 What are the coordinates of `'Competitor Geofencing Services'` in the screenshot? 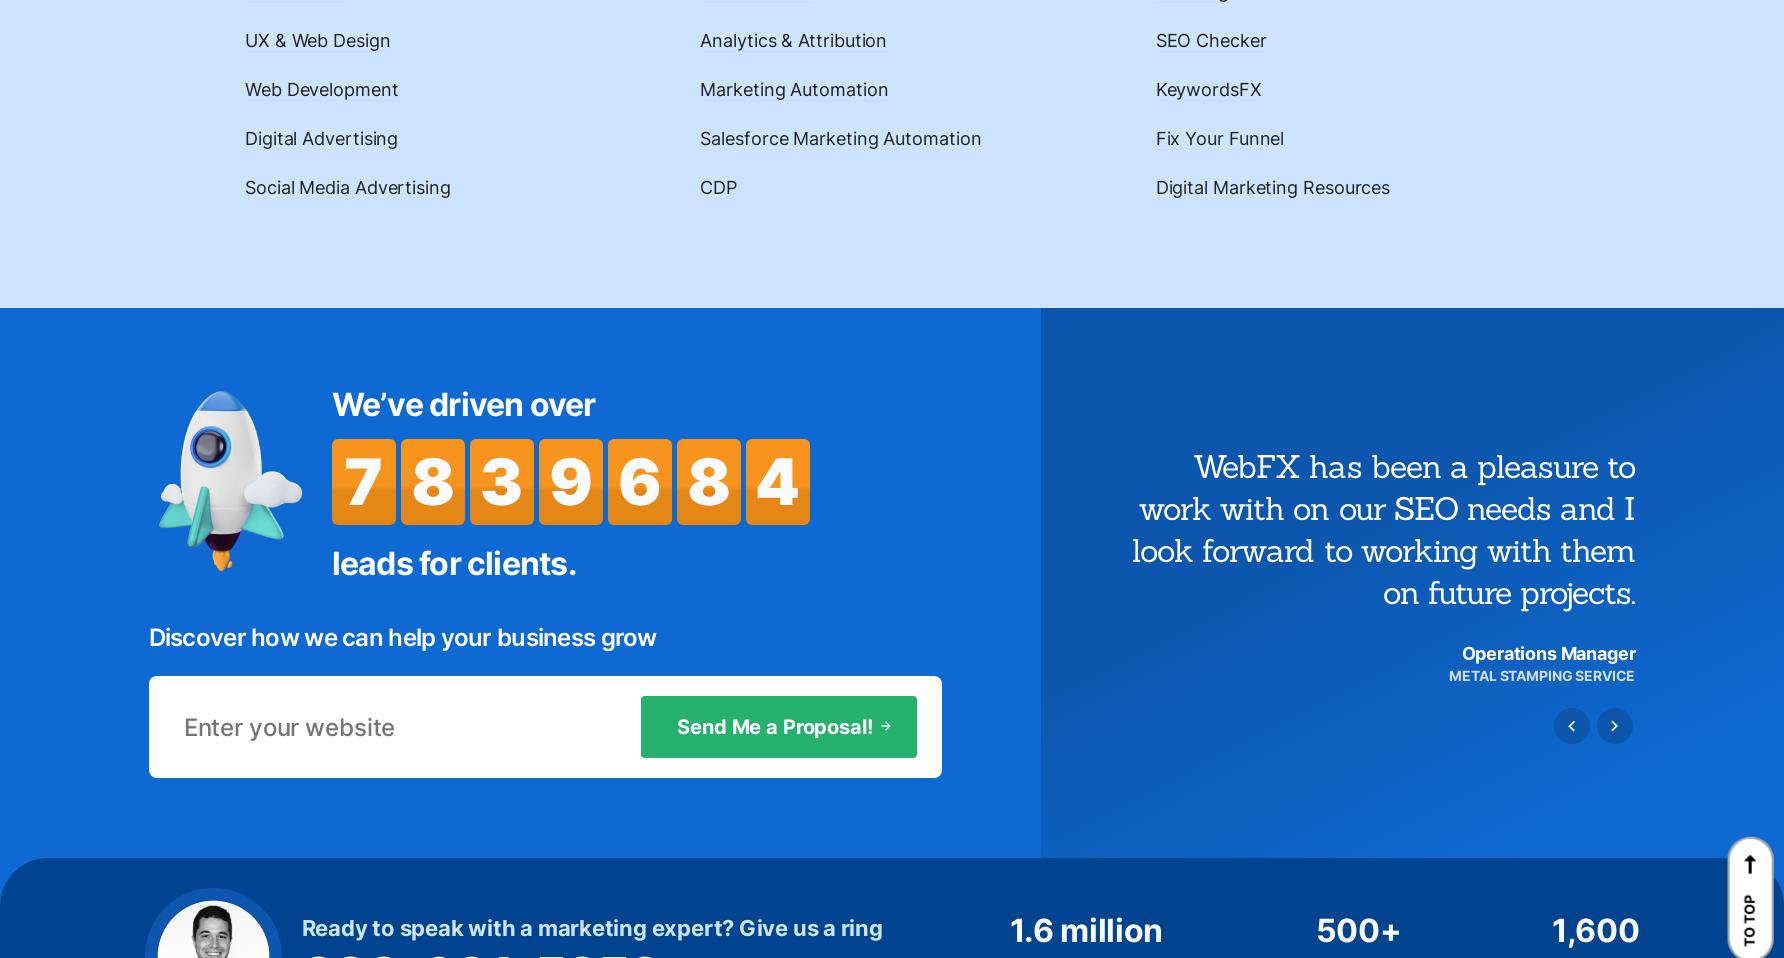 It's located at (275, 460).